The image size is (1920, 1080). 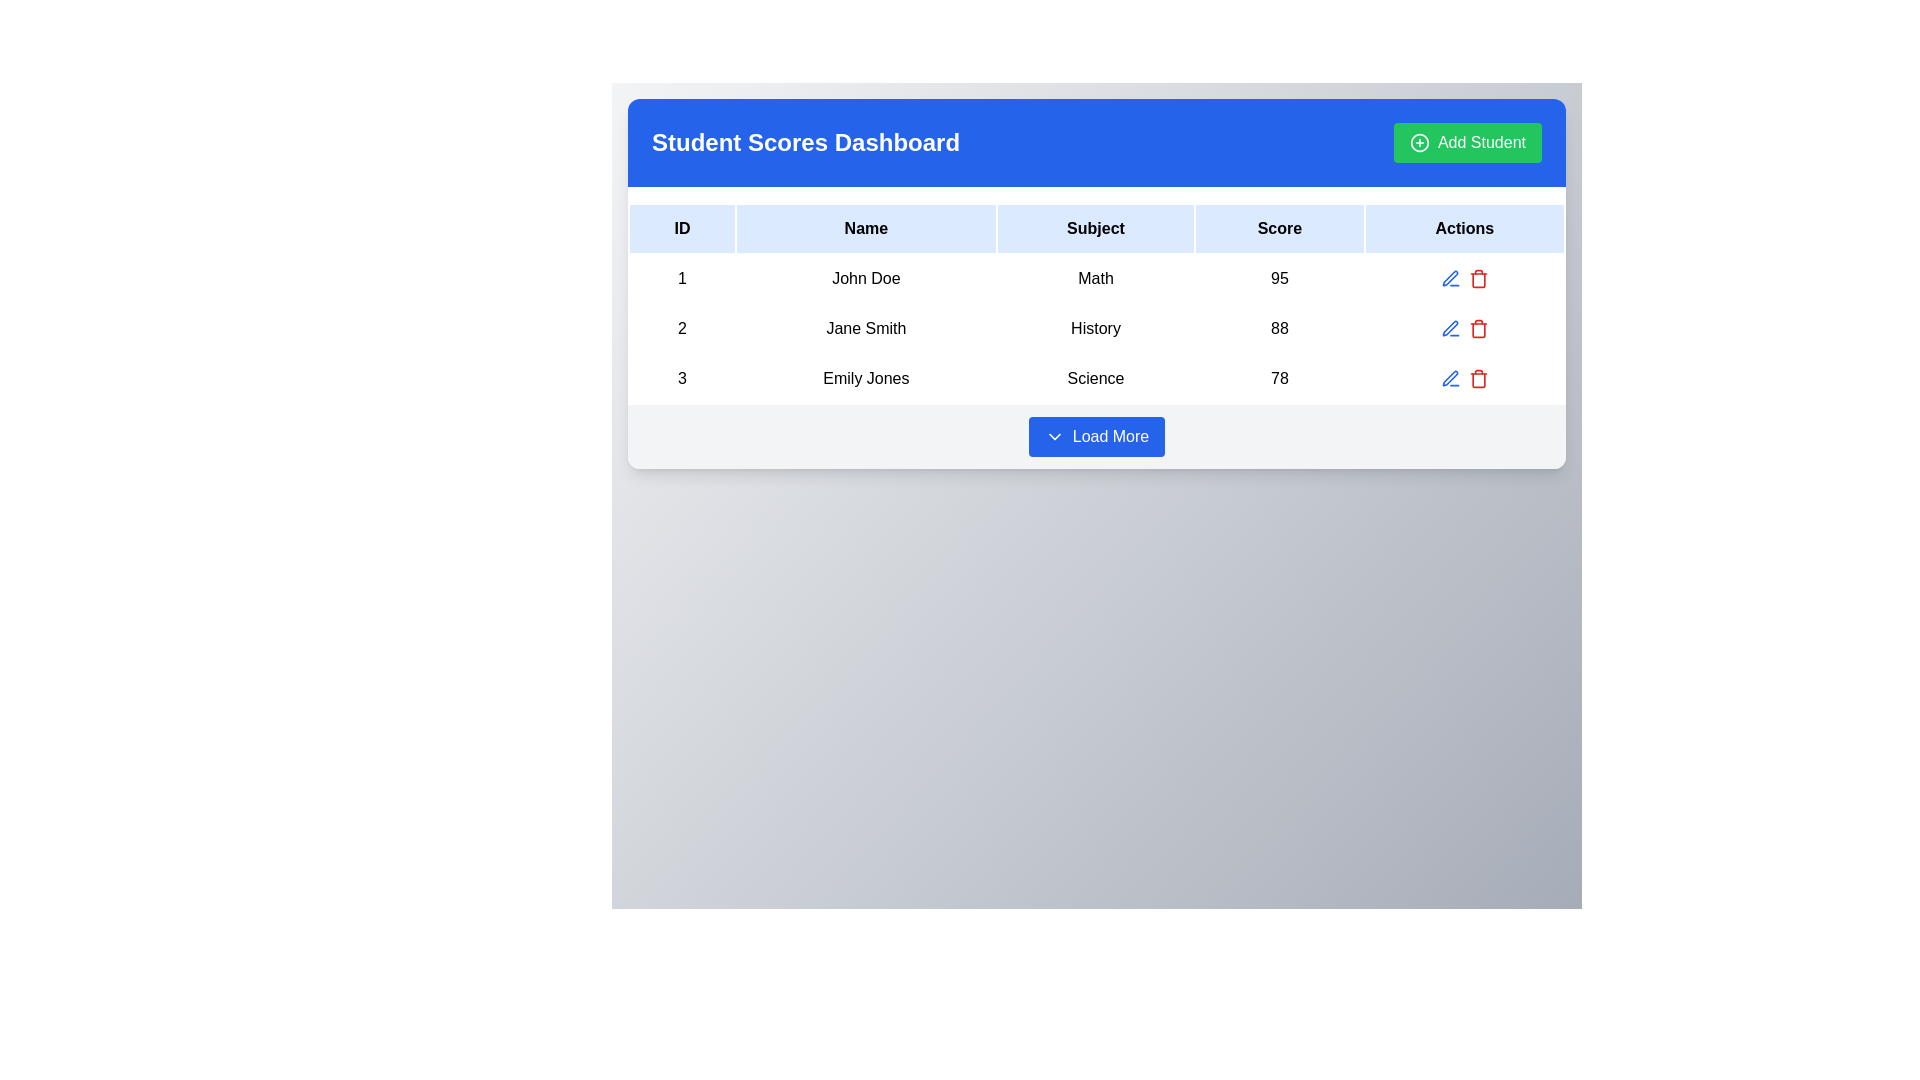 I want to click on the red trash icon button representing the delete action for 'Emily Jones', so click(x=1478, y=378).